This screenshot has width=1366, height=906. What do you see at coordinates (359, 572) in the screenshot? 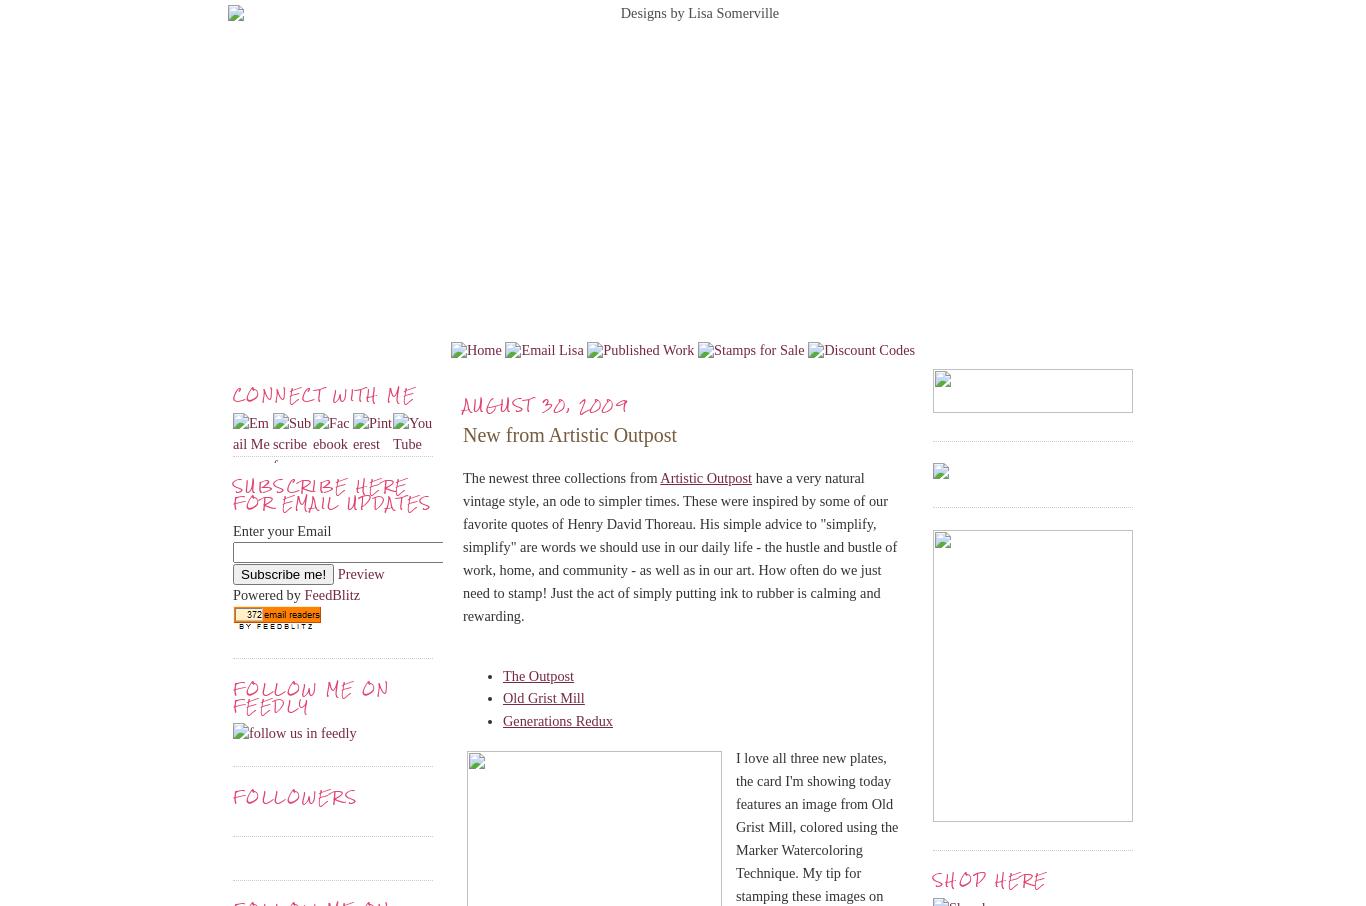
I see `'Preview'` at bounding box center [359, 572].